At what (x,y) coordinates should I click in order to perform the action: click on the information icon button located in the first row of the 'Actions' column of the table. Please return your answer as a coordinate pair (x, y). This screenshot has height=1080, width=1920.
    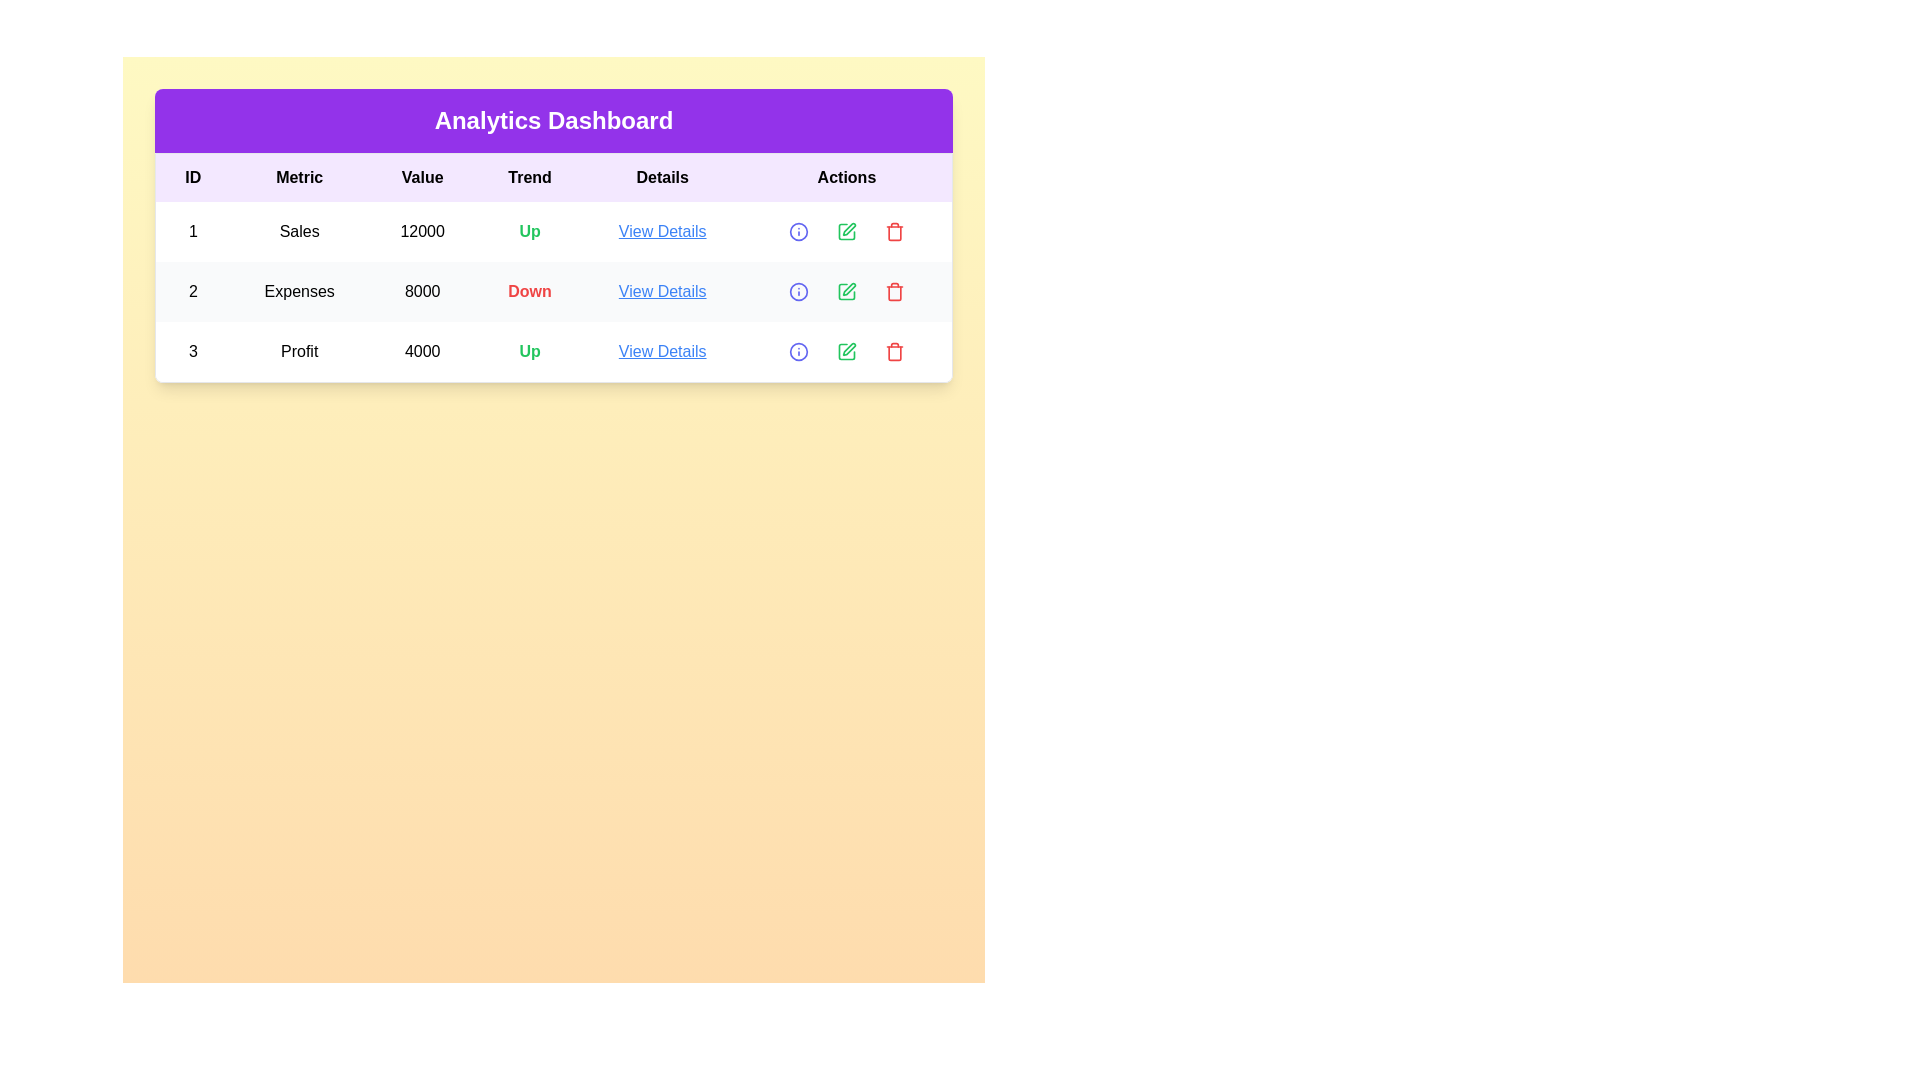
    Looking at the image, I should click on (797, 230).